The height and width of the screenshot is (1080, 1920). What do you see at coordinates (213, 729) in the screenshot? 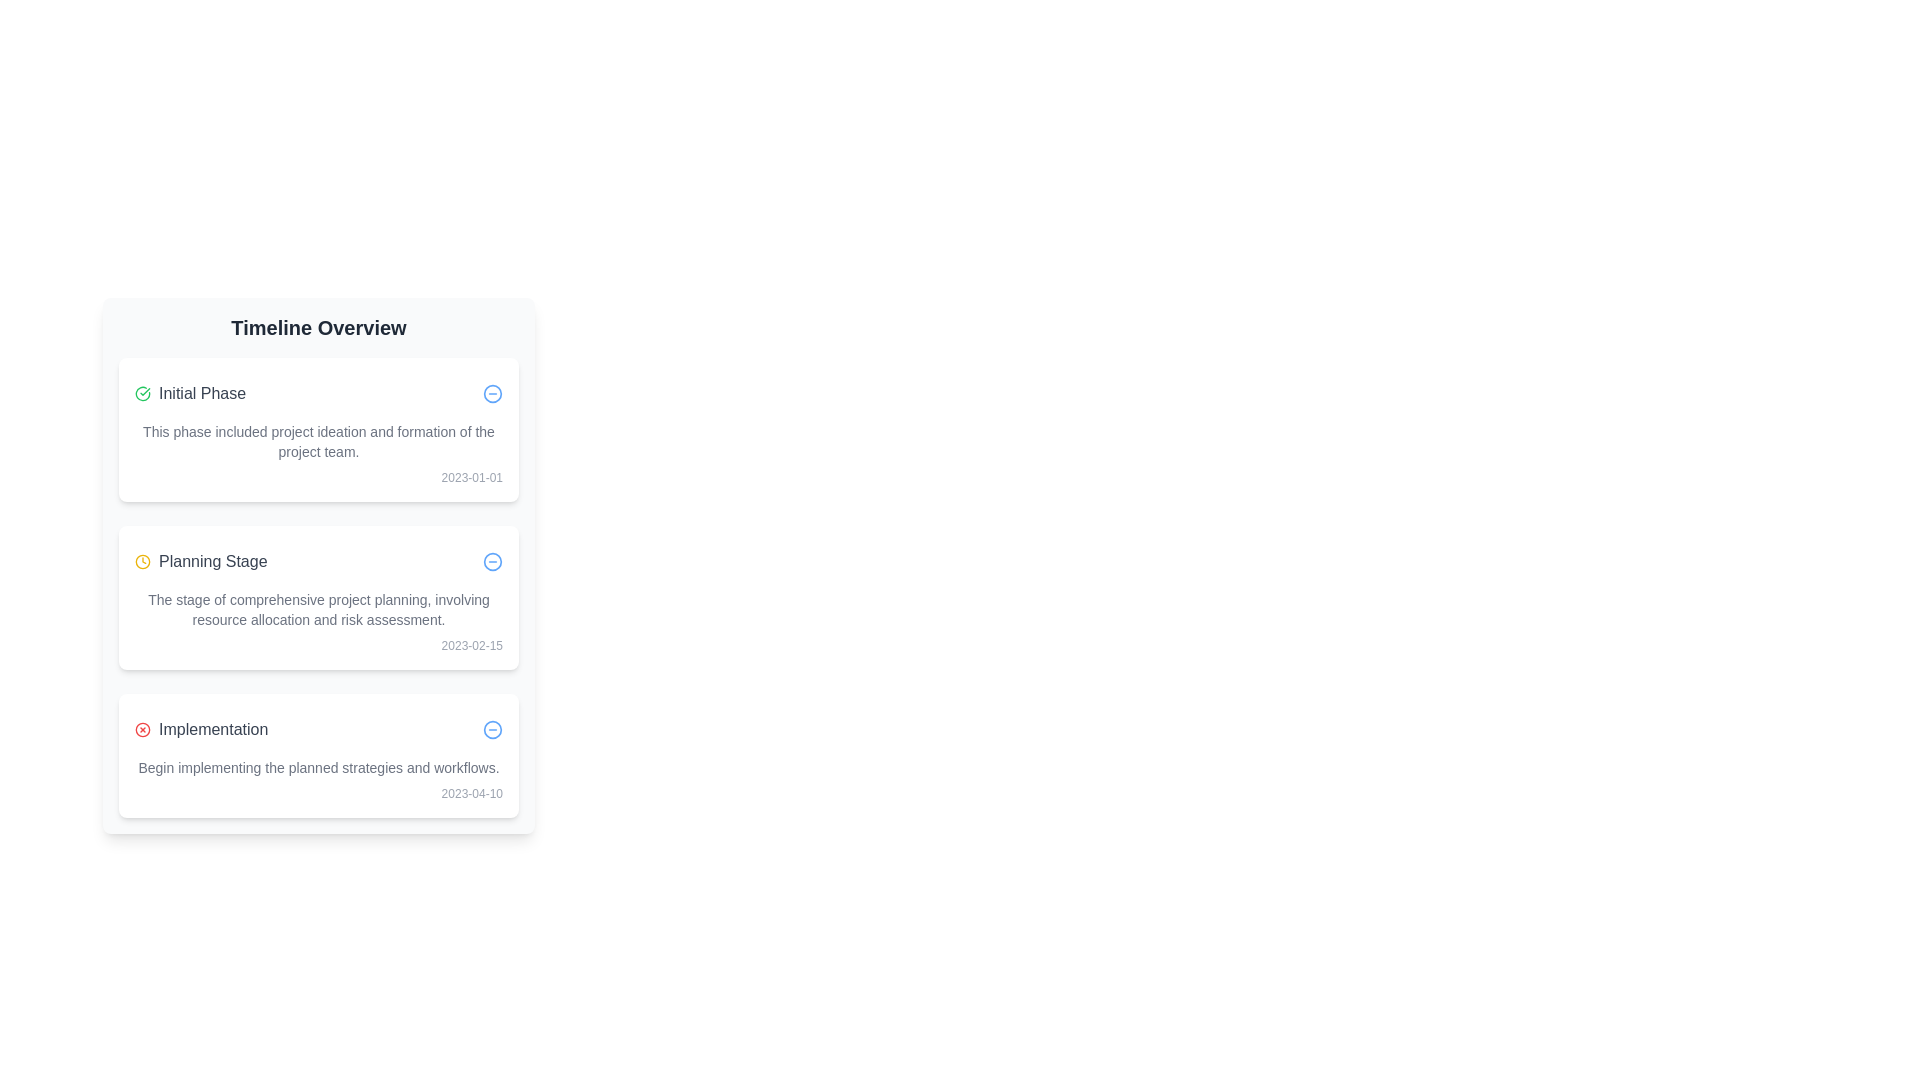
I see `the Text Label that identifies the 'Implementation' phase in the timeline, which is located beneath the 'Planning Stage' heading and to the right of a small red circular status marker` at bounding box center [213, 729].